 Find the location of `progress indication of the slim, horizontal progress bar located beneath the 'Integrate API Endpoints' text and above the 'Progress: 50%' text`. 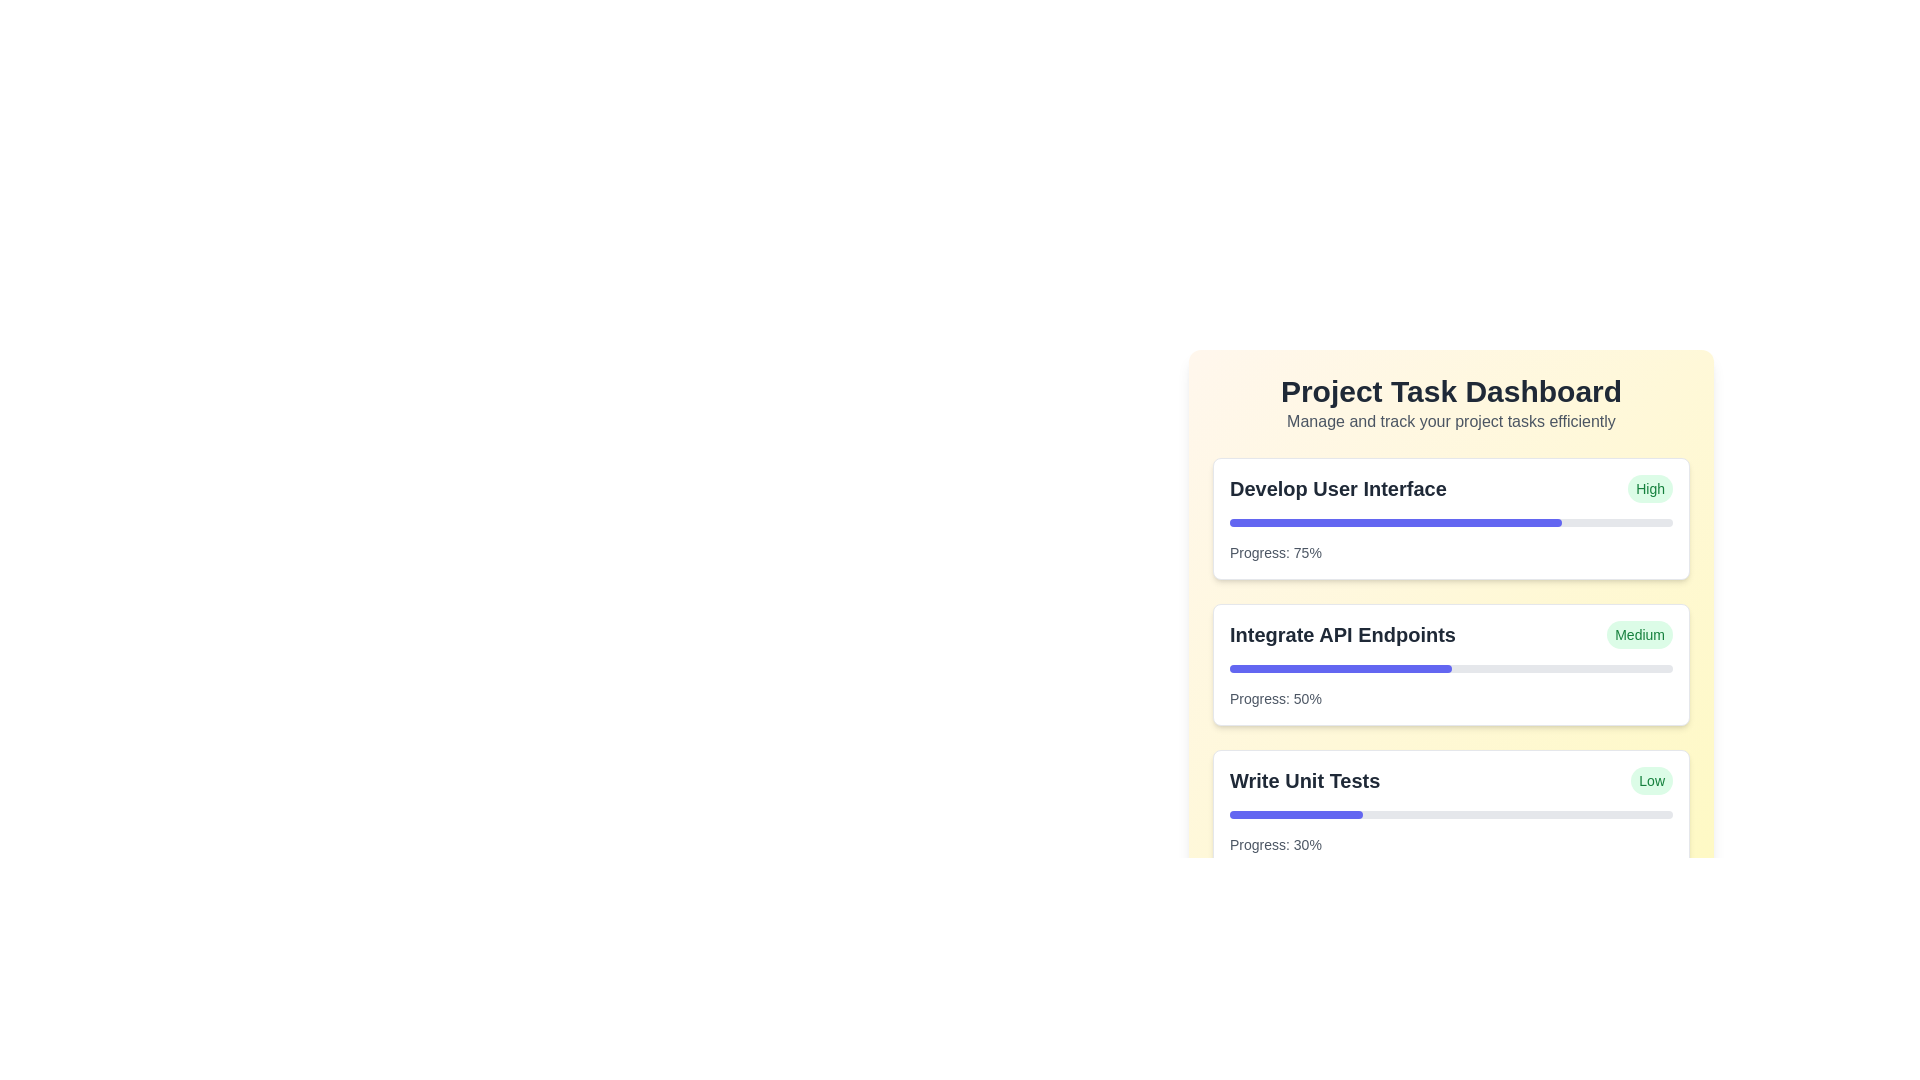

progress indication of the slim, horizontal progress bar located beneath the 'Integrate API Endpoints' text and above the 'Progress: 50%' text is located at coordinates (1451, 668).